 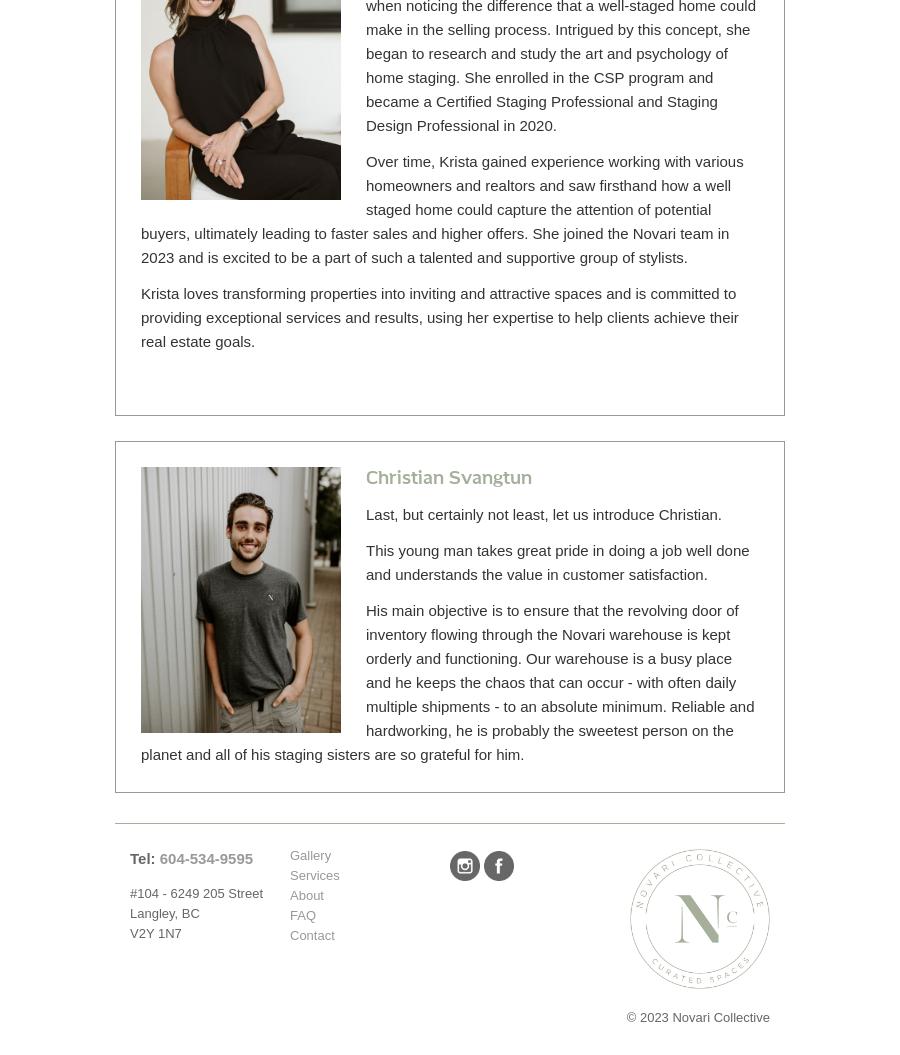 What do you see at coordinates (155, 932) in the screenshot?
I see `'V2Y 1N7'` at bounding box center [155, 932].